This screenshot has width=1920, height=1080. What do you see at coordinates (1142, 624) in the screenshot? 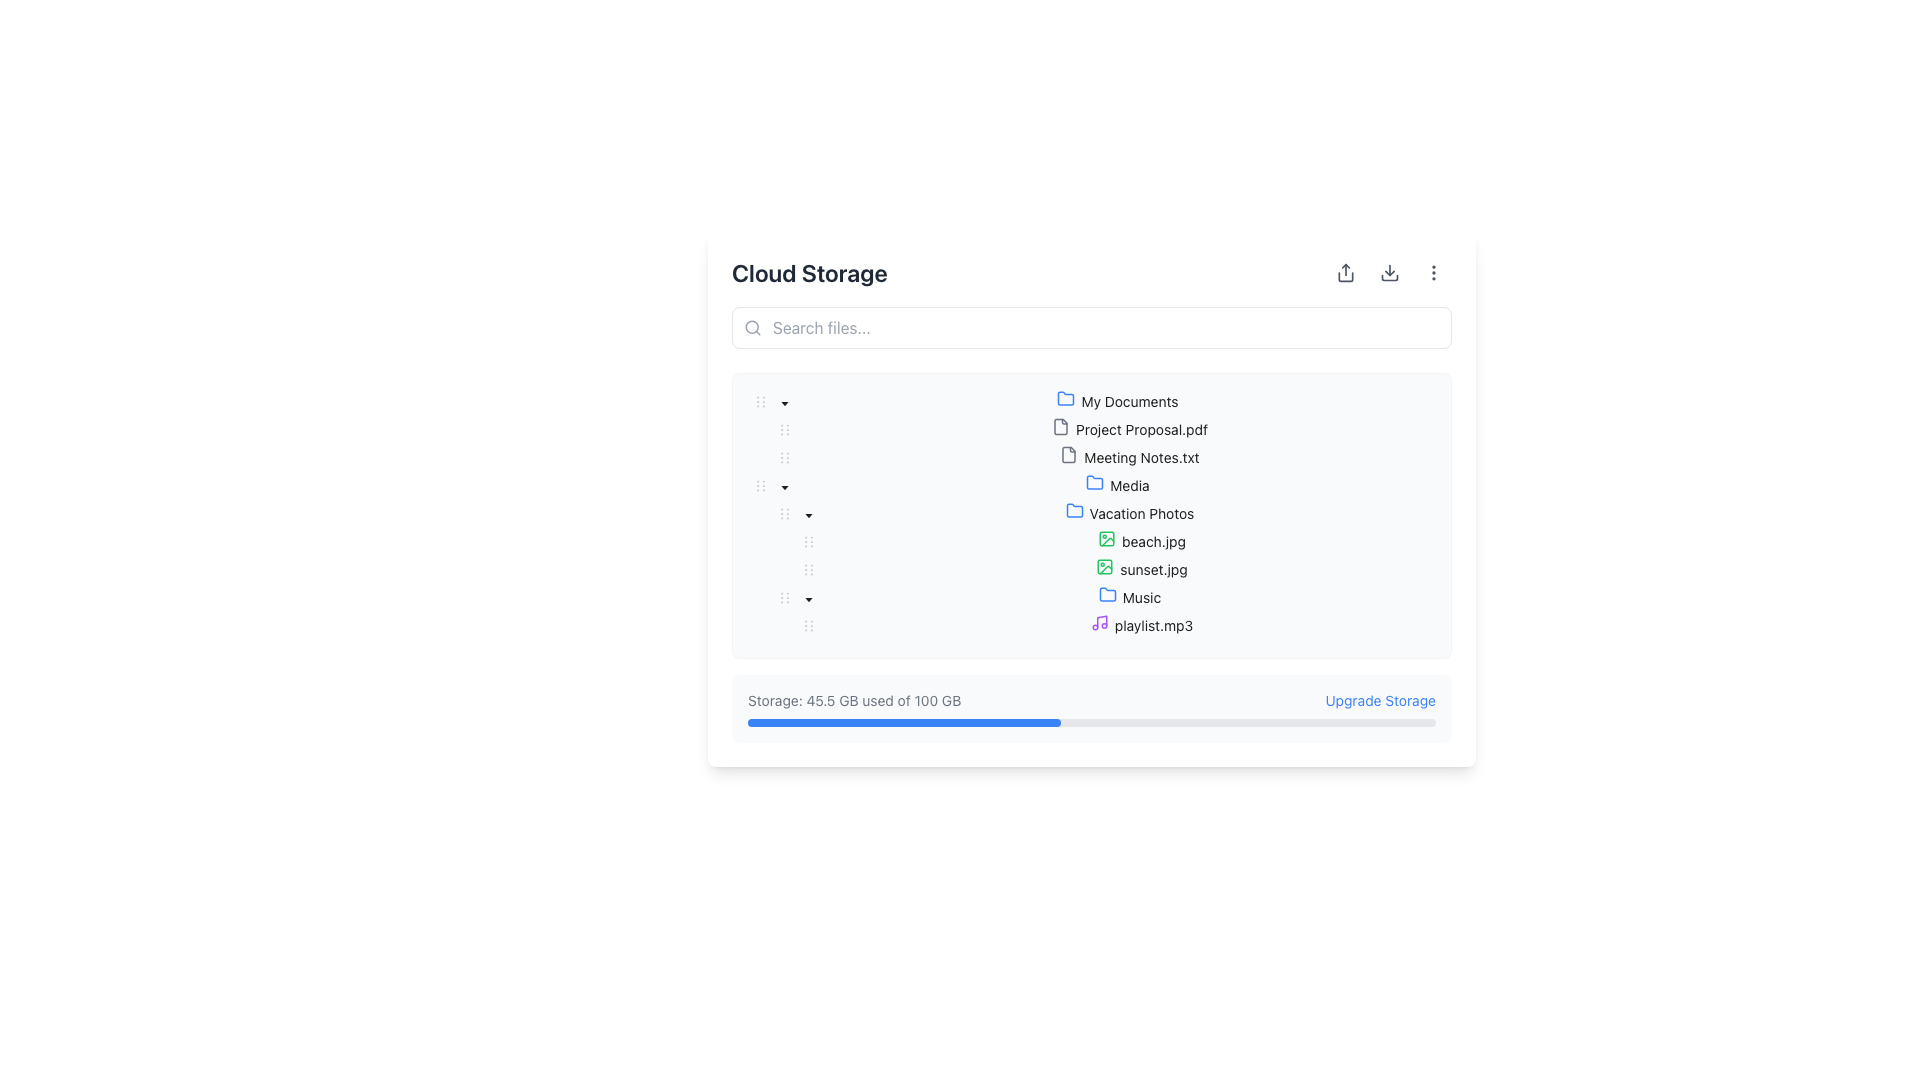
I see `the tree node element representing the file 'playlist.mp3'` at bounding box center [1142, 624].